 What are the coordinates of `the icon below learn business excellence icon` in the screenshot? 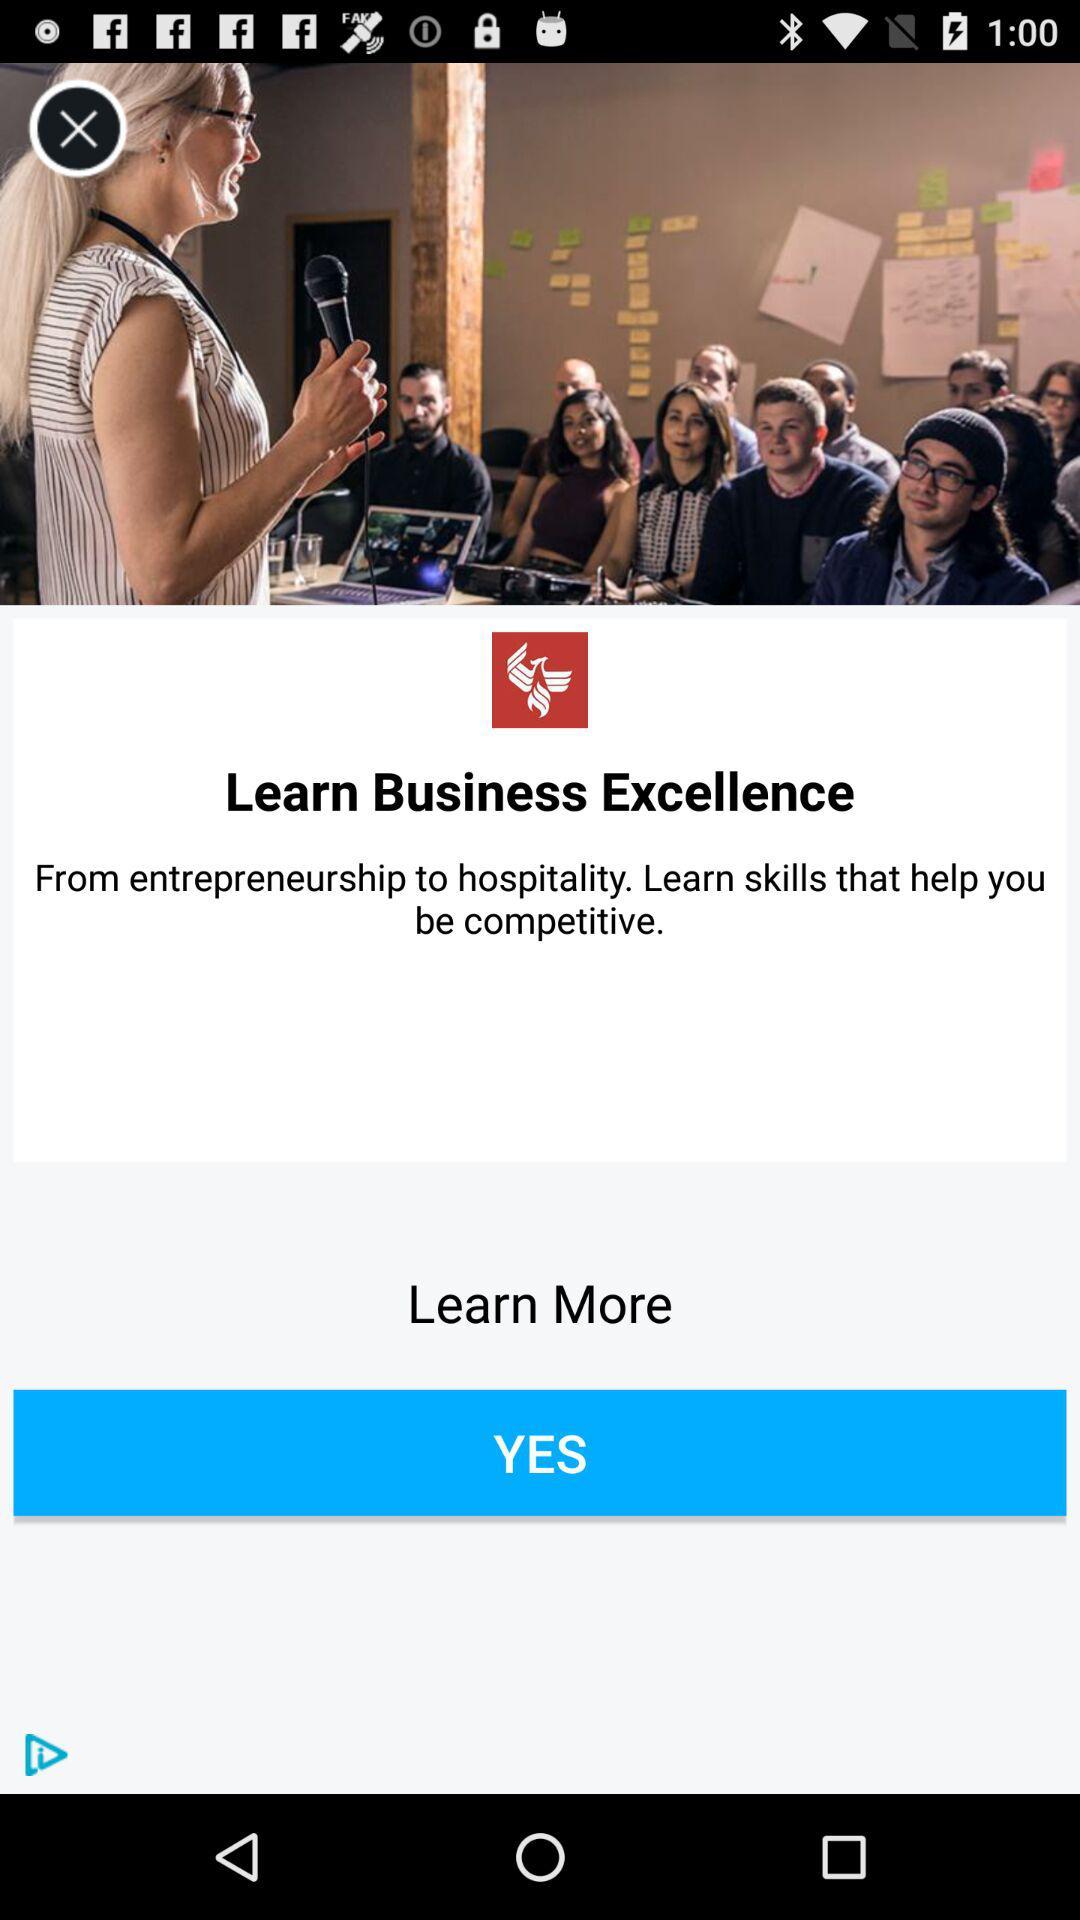 It's located at (540, 897).